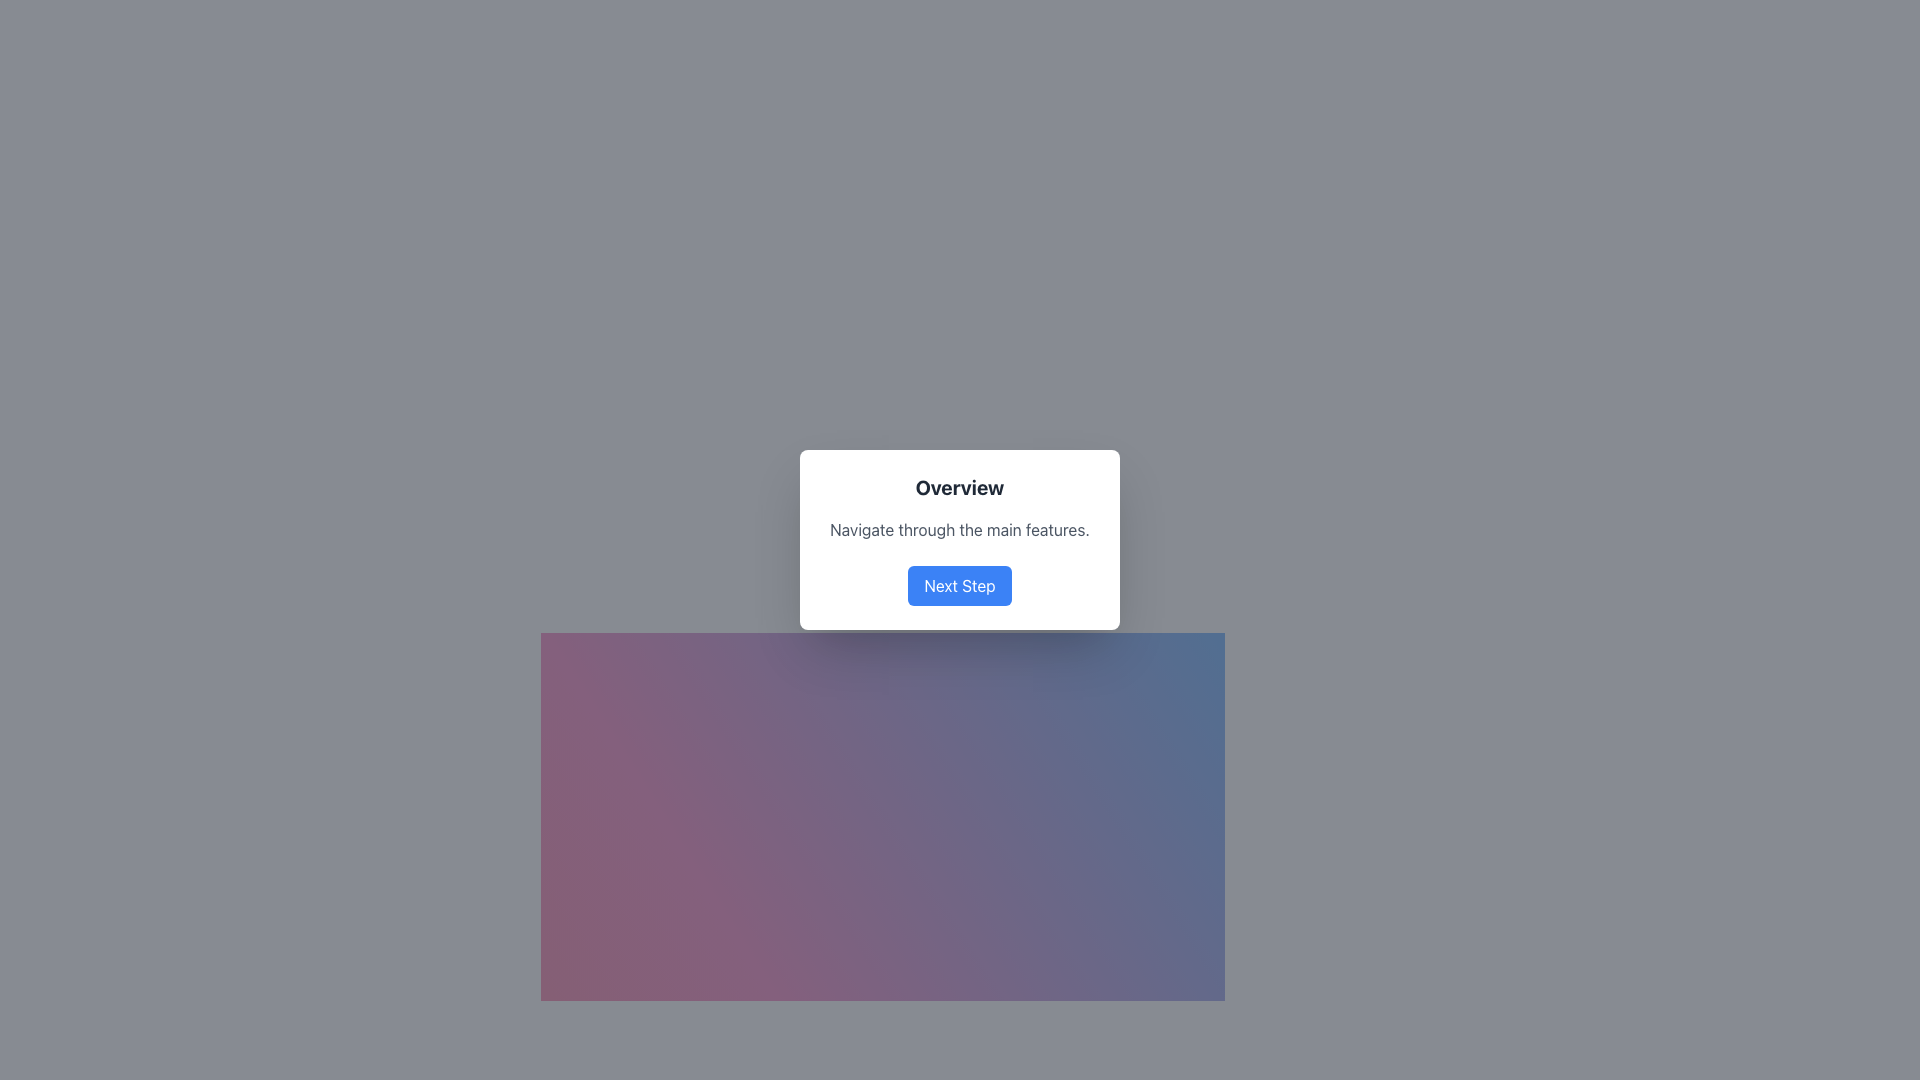  Describe the element at coordinates (960, 528) in the screenshot. I see `the Text Block element that contains the content 'Navigate through the main features.' which is styled in a smaller gray font and is located below the header 'Overview'` at that location.